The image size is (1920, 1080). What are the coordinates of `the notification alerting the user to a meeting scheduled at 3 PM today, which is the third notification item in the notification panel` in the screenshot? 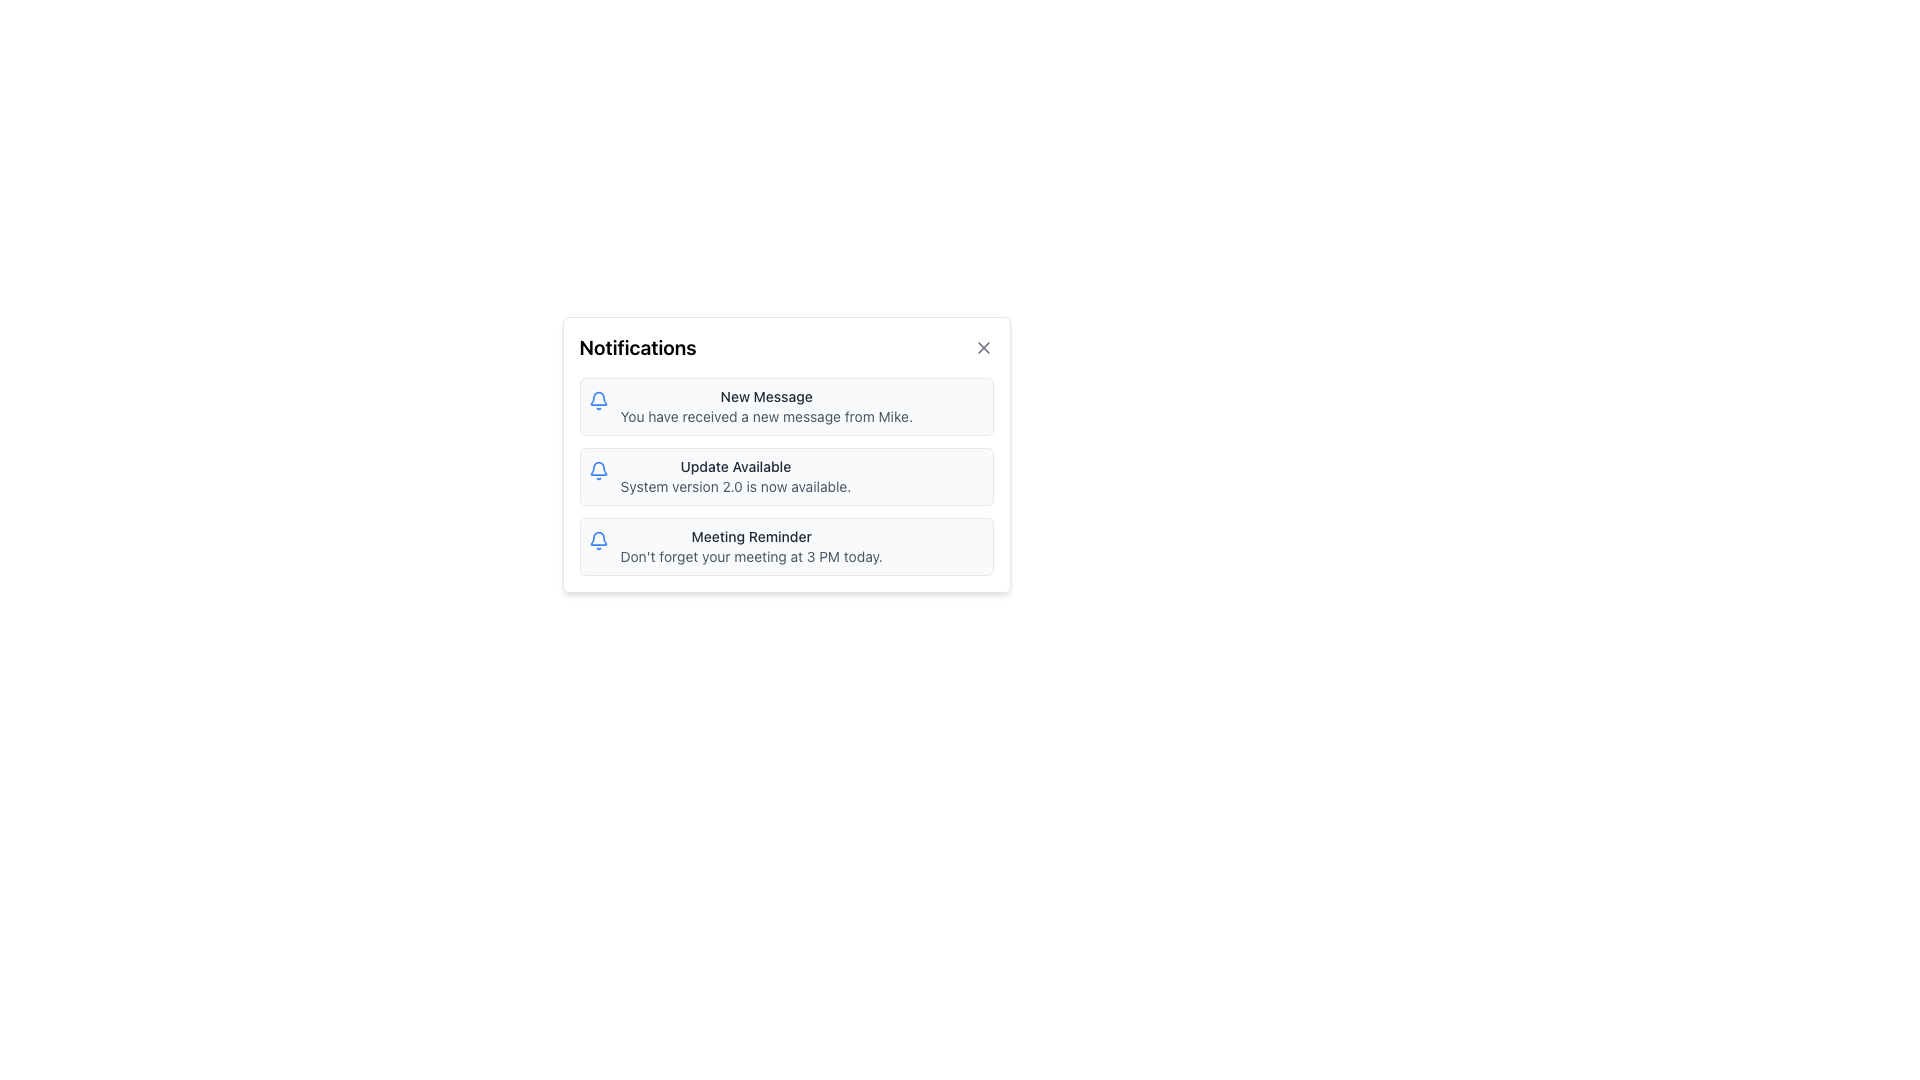 It's located at (750, 547).